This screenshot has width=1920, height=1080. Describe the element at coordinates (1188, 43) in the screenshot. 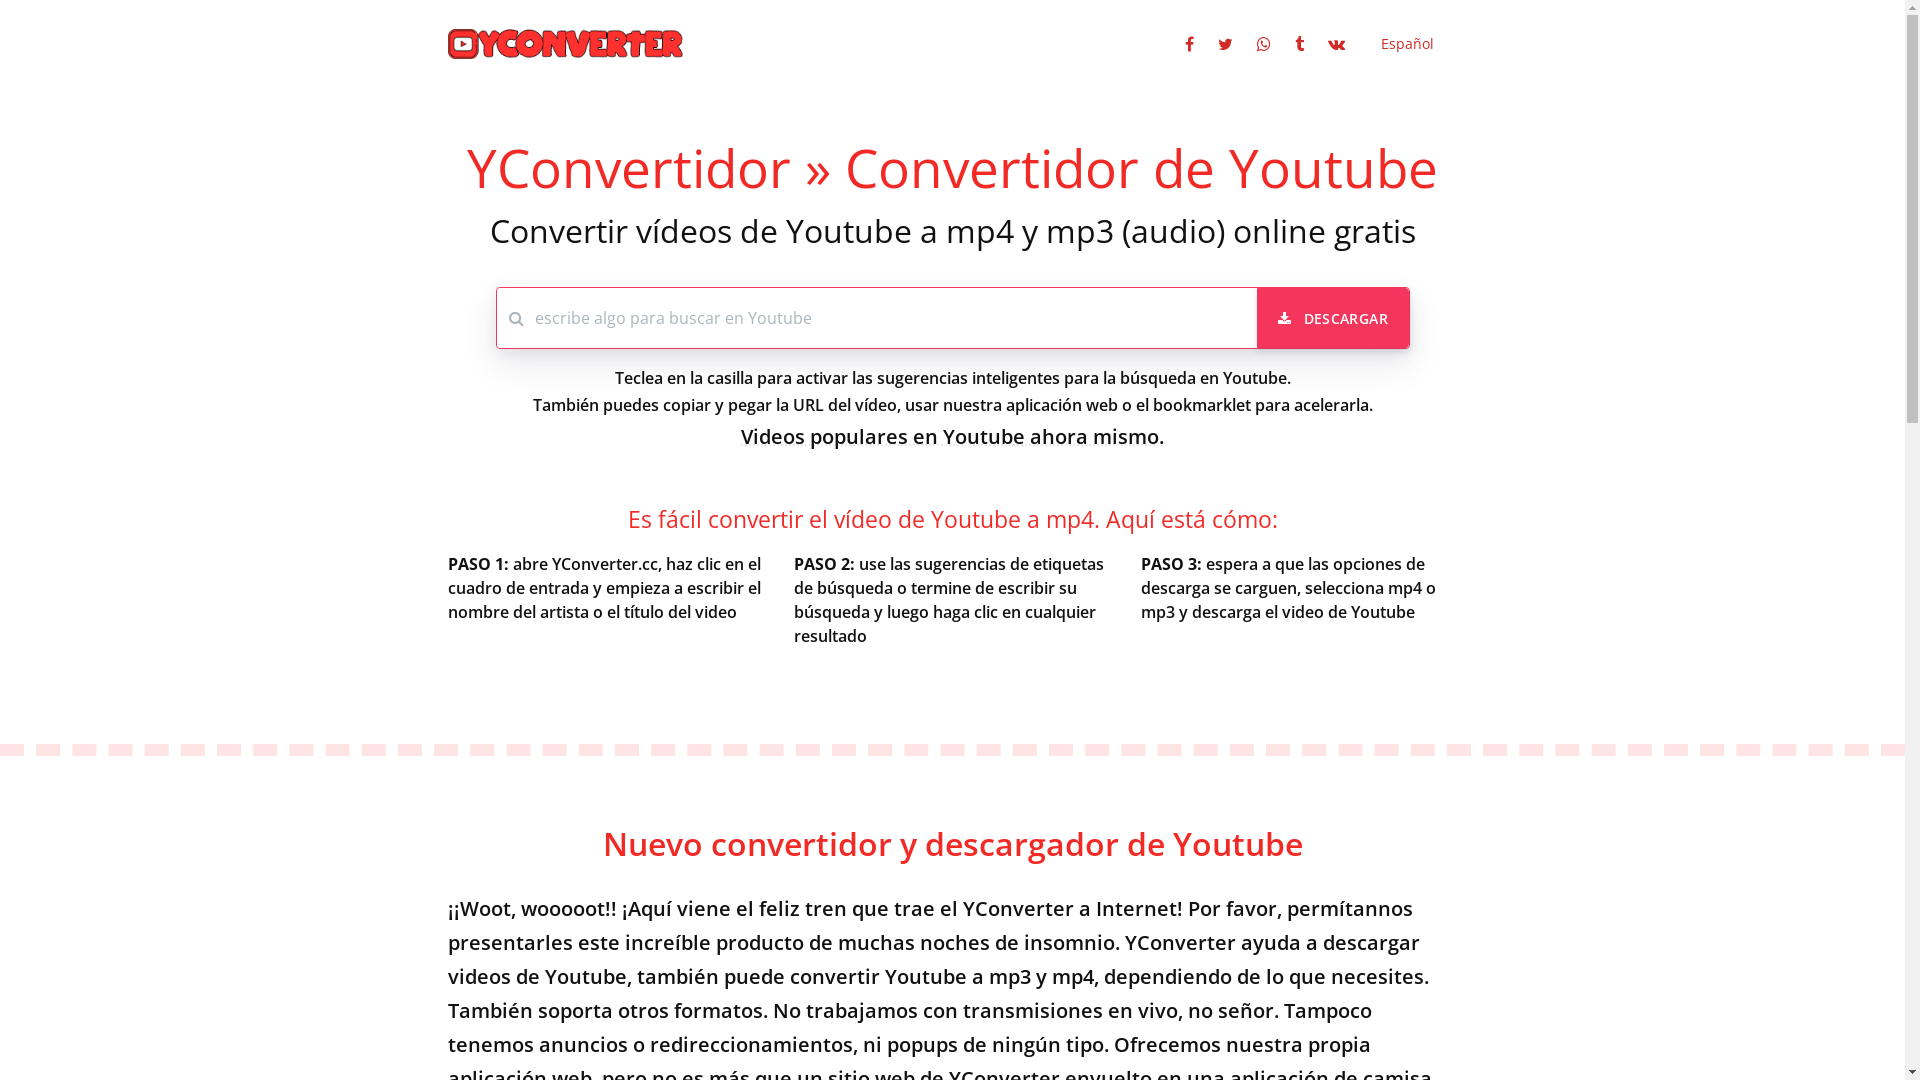

I see `'Compartir en Facebook'` at that location.